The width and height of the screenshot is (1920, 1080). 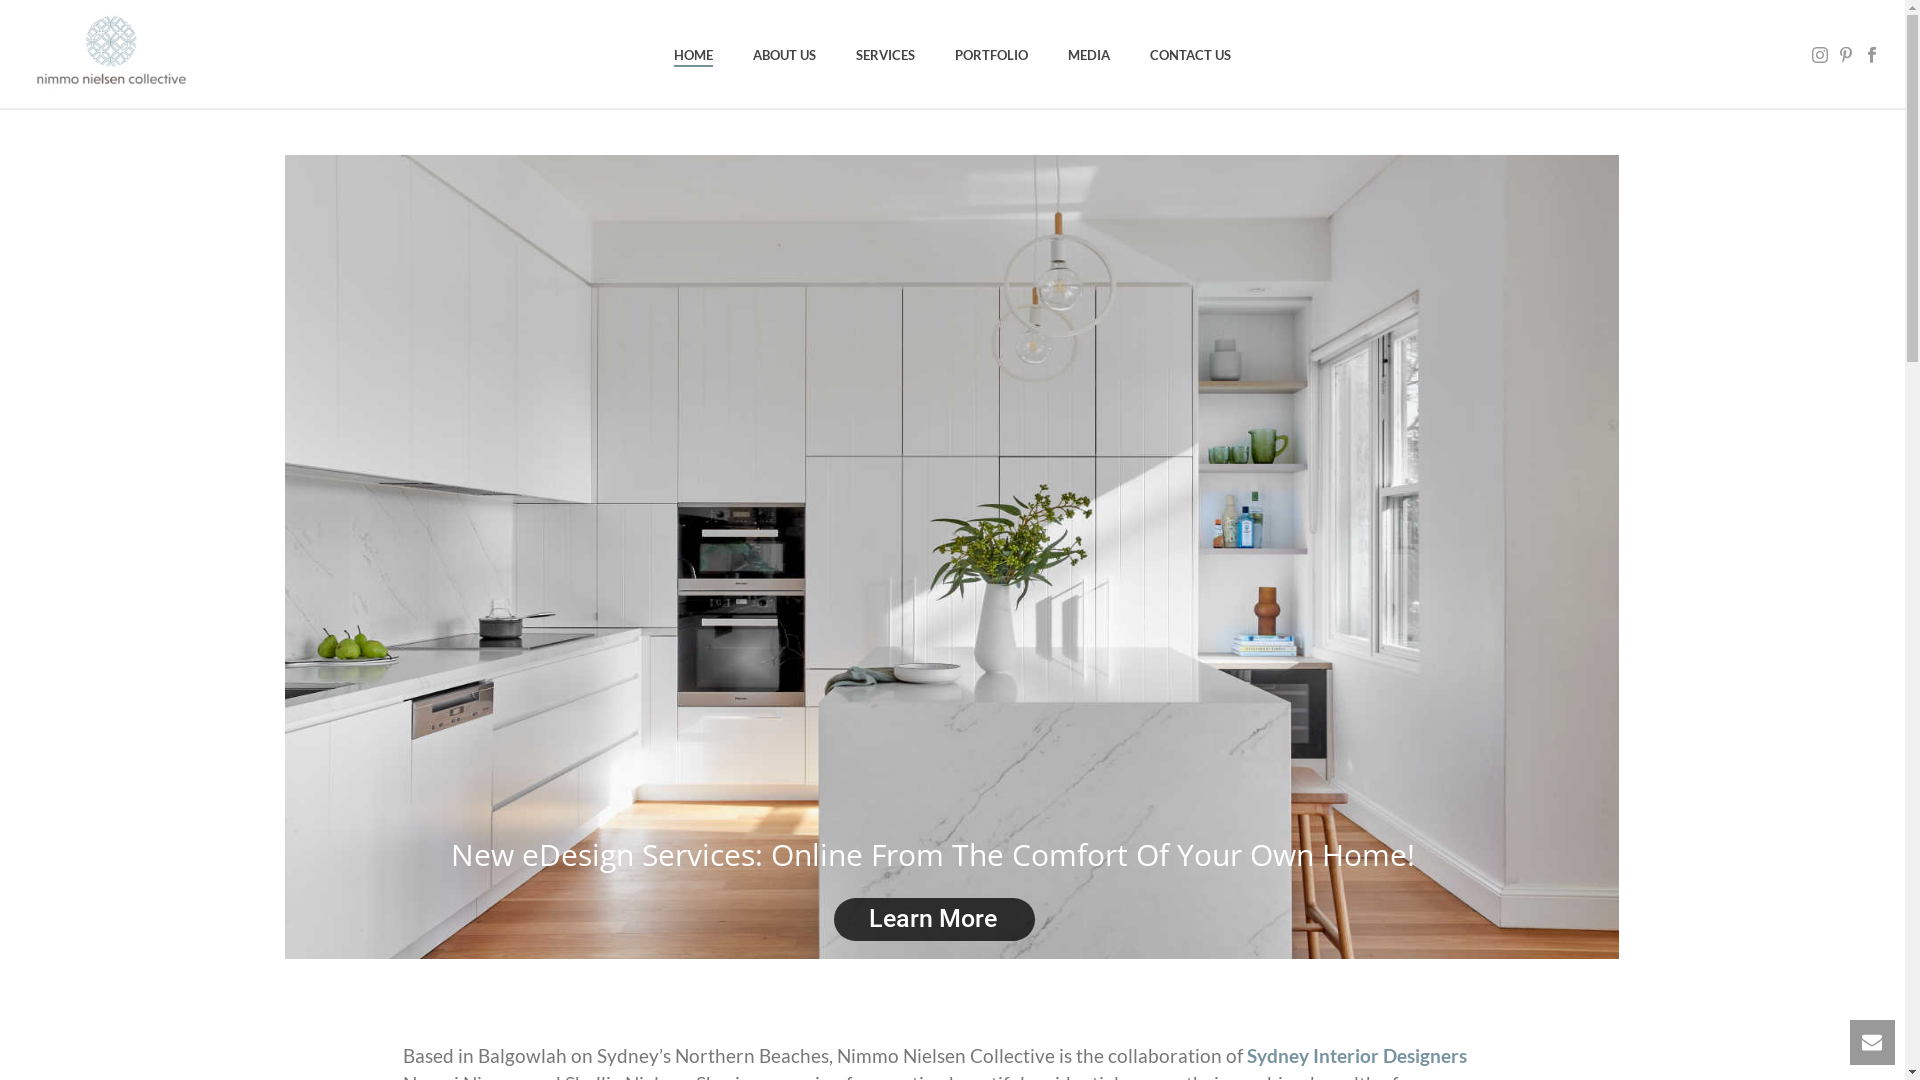 What do you see at coordinates (1088, 53) in the screenshot?
I see `'MEDIA'` at bounding box center [1088, 53].